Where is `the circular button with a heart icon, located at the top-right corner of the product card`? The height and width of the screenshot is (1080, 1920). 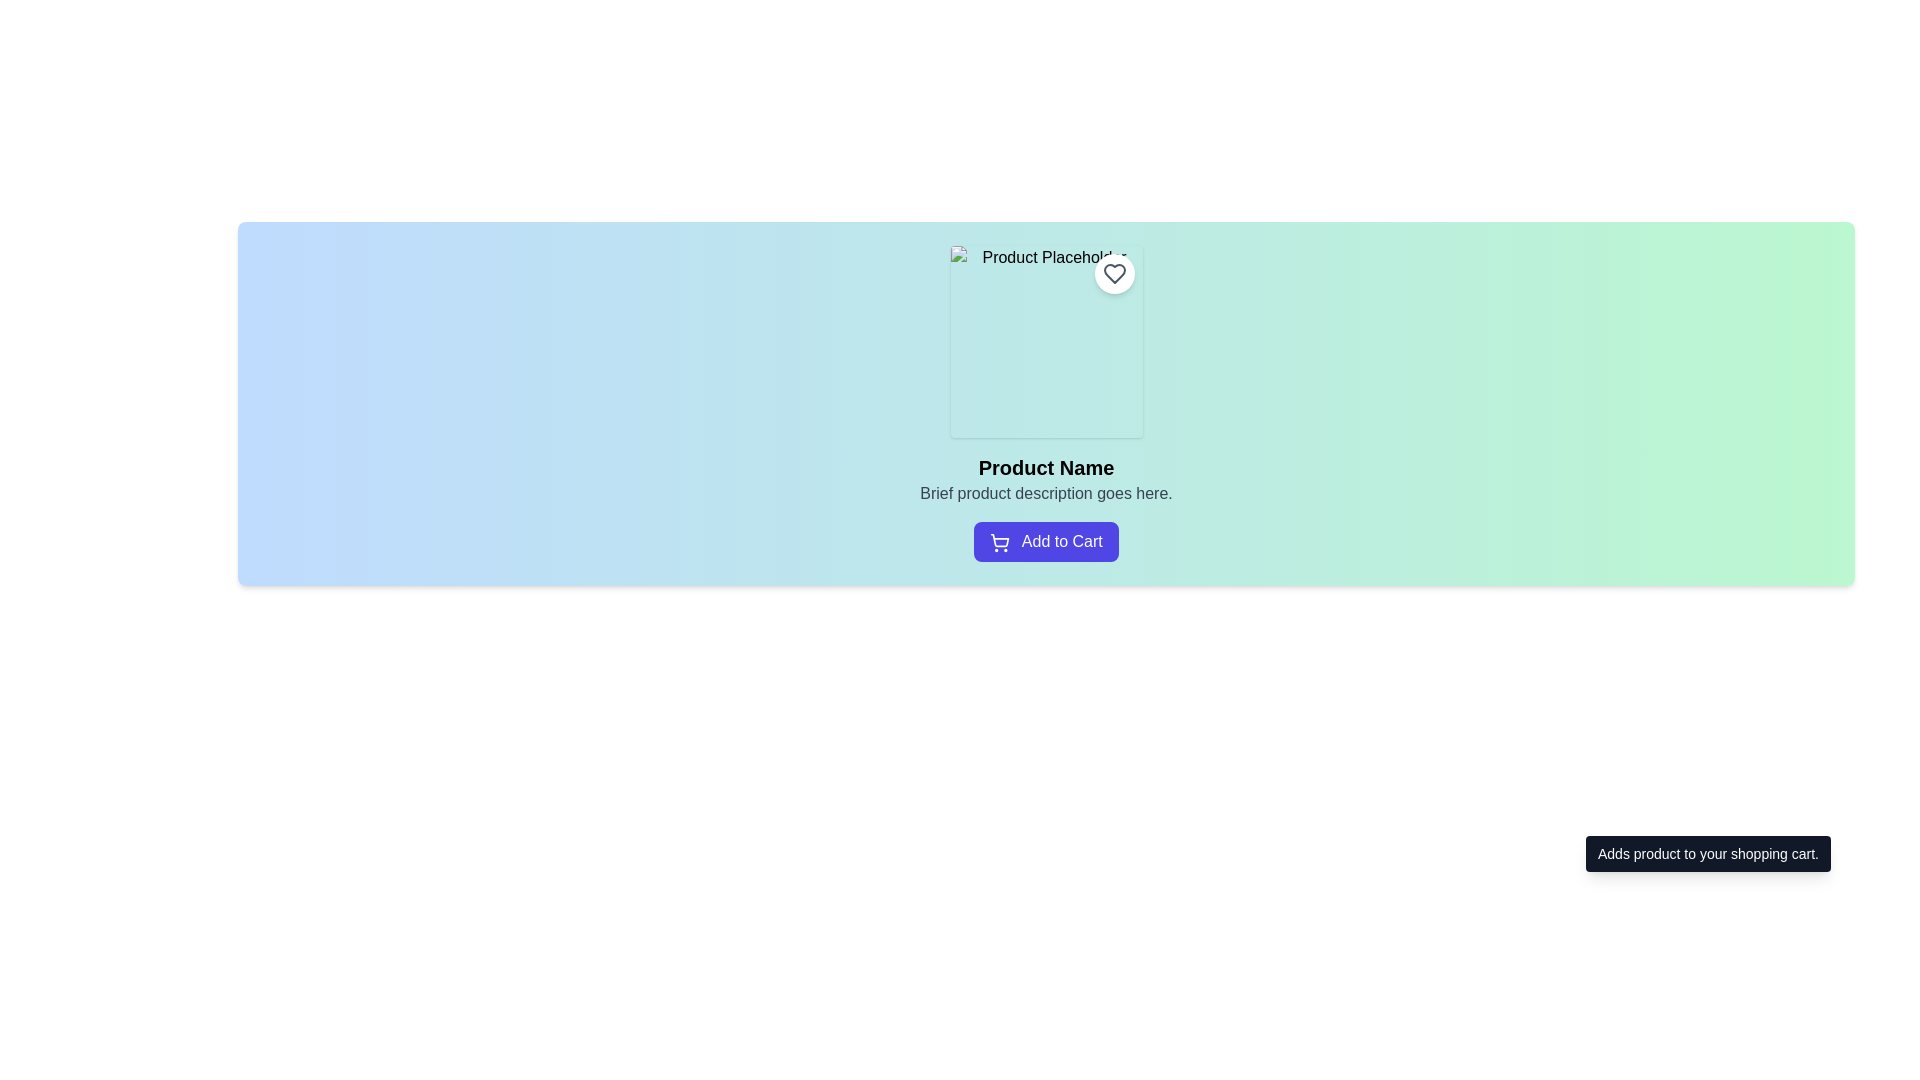
the circular button with a heart icon, located at the top-right corner of the product card is located at coordinates (1113, 273).